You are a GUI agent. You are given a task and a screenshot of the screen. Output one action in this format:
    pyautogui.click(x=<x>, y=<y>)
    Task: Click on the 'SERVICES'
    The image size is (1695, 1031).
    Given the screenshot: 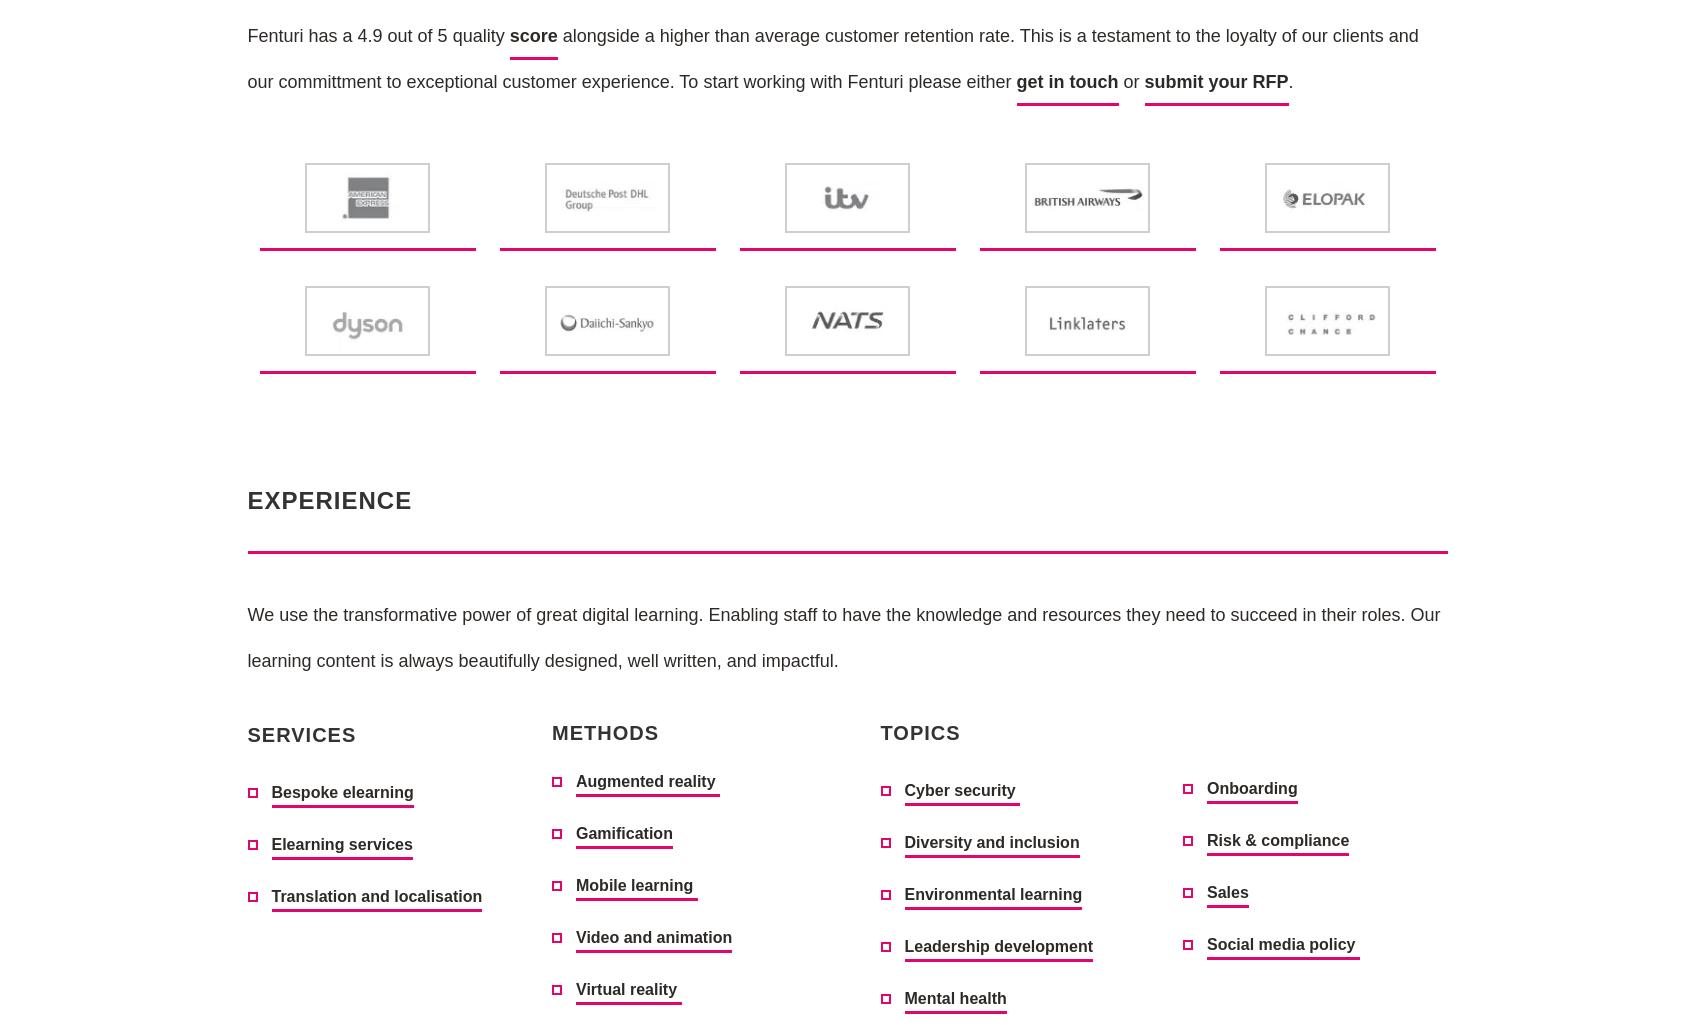 What is the action you would take?
    pyautogui.click(x=301, y=733)
    